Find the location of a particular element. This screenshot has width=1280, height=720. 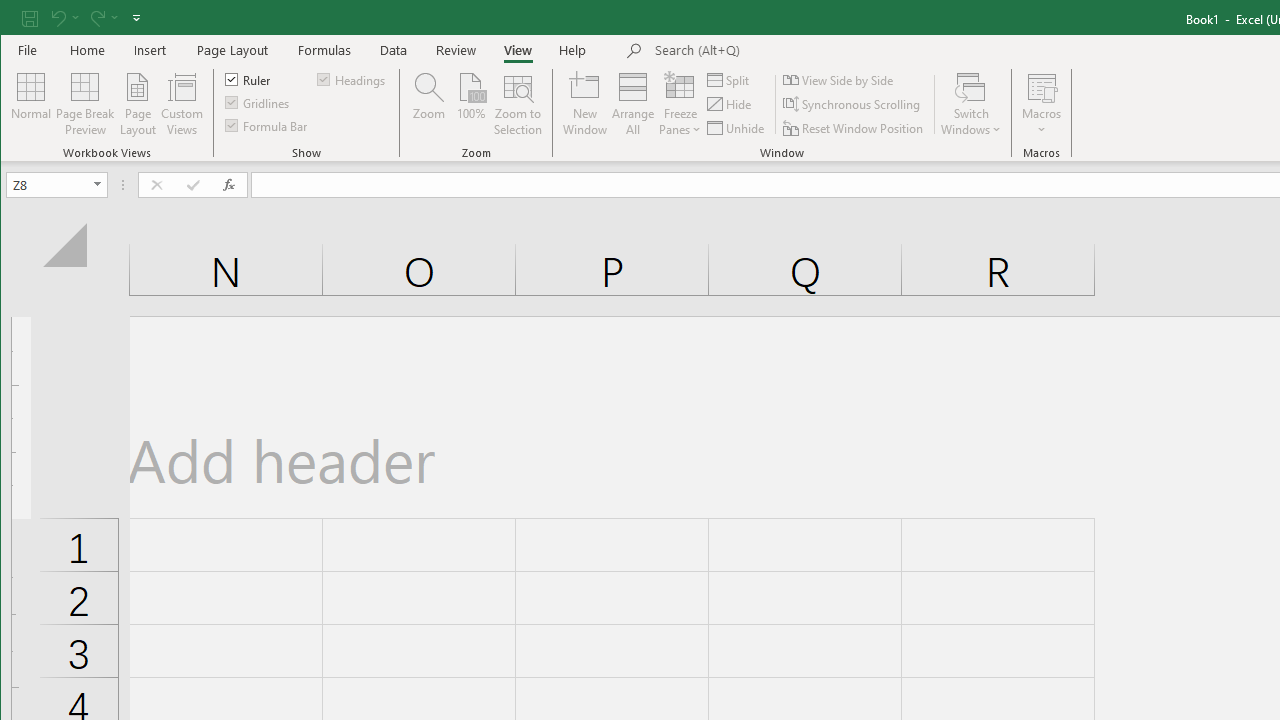

'Arrange All' is located at coordinates (632, 104).